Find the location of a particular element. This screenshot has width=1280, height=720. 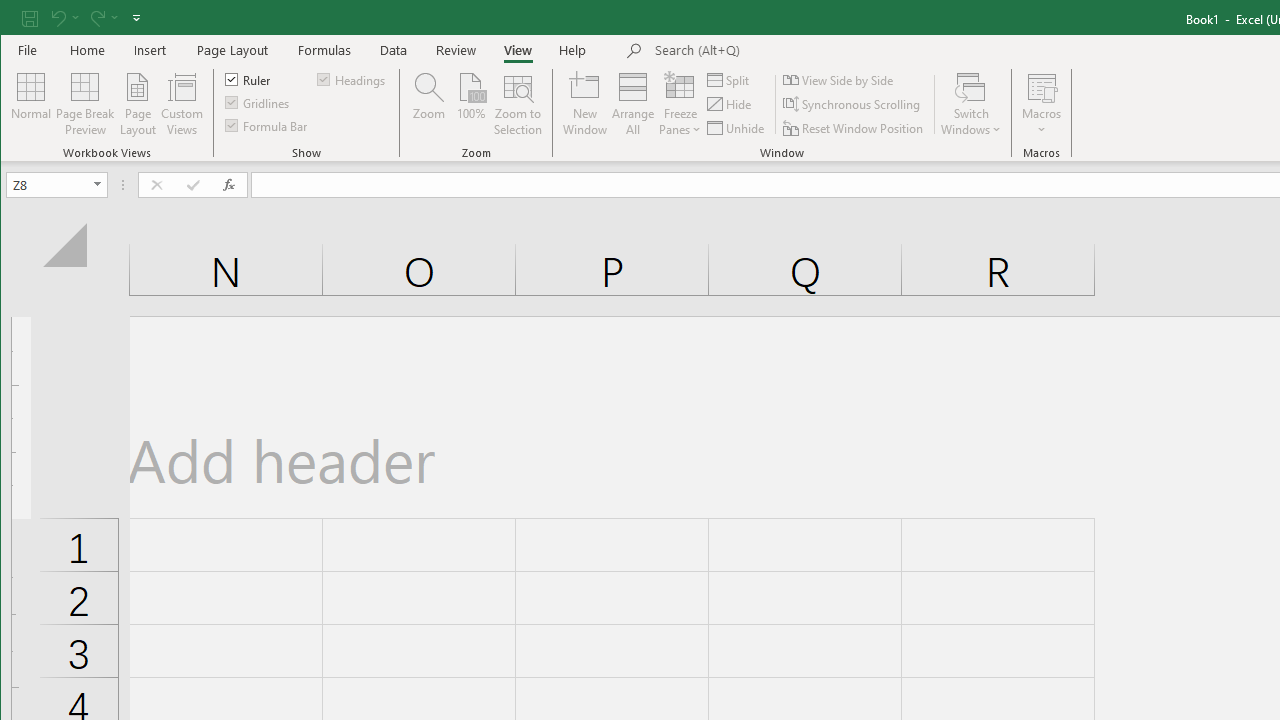

'Arrange All' is located at coordinates (632, 104).